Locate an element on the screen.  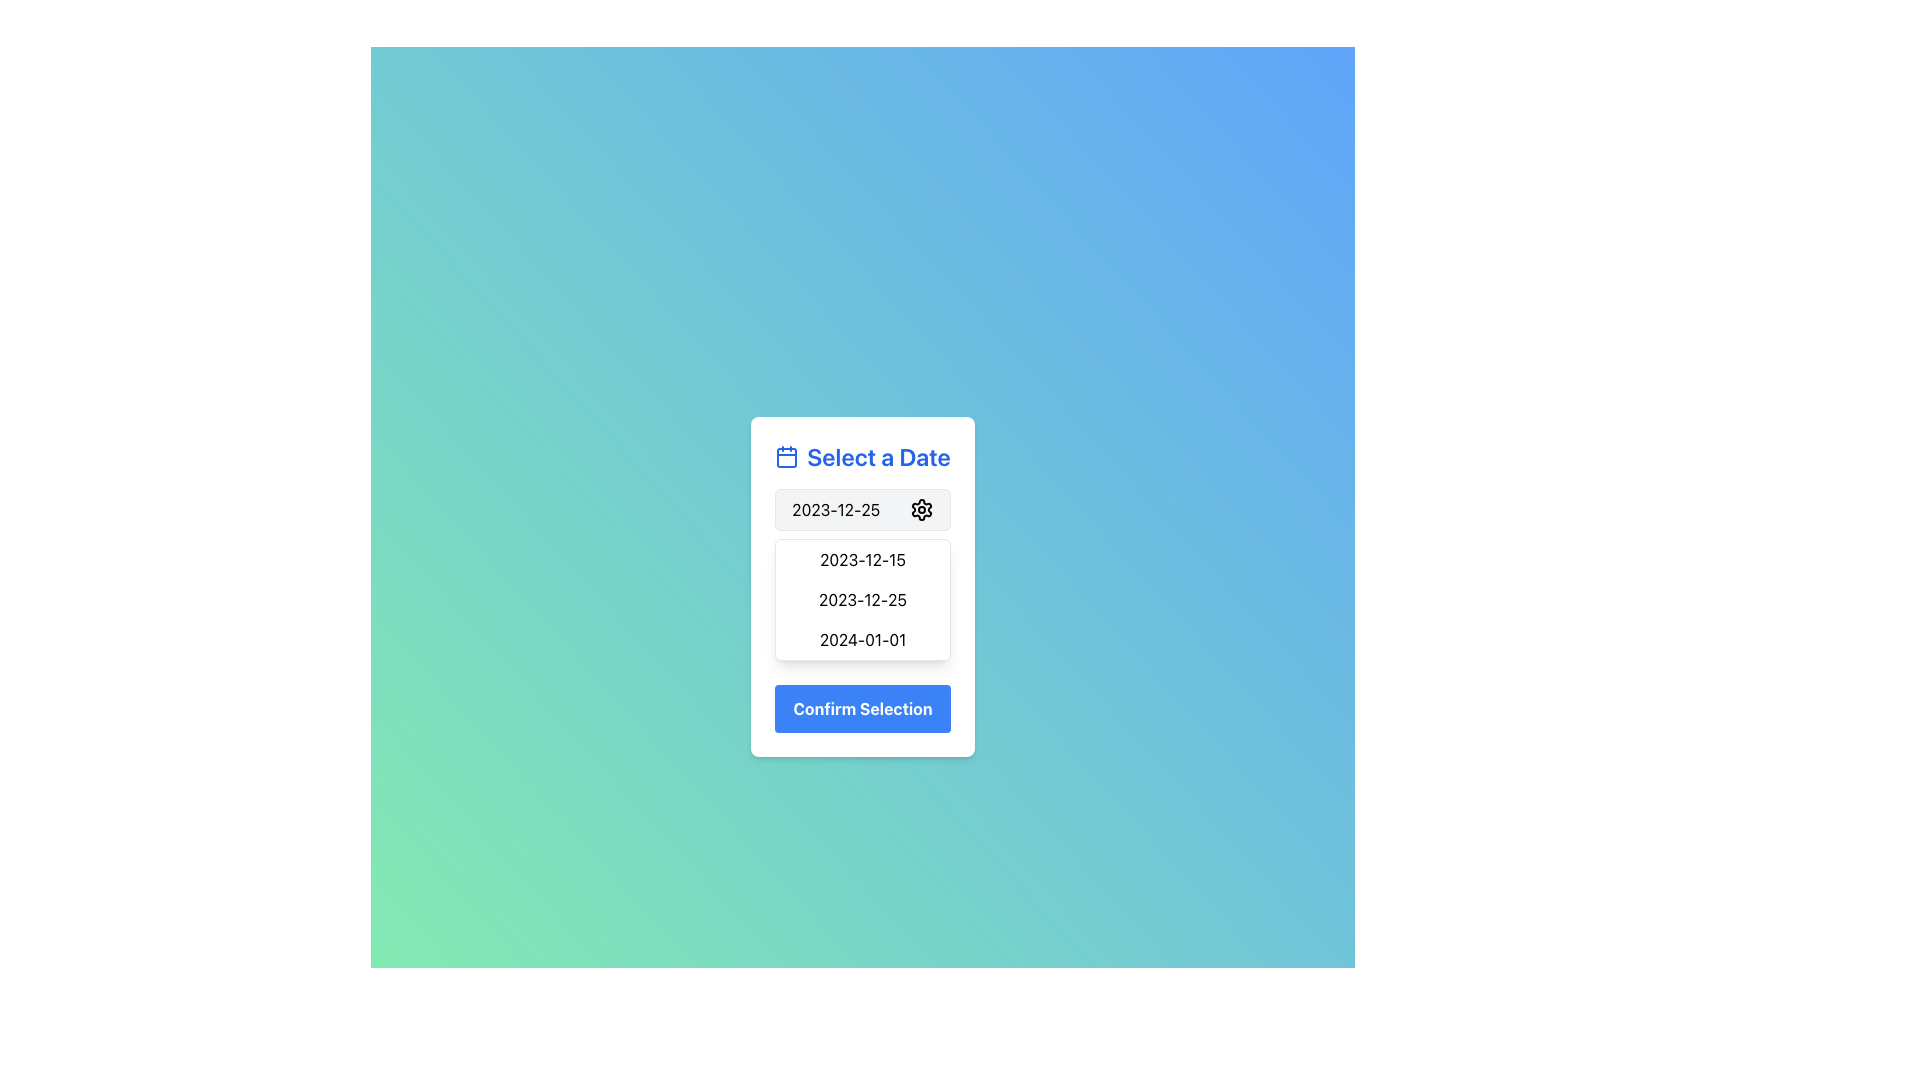
the settings icon located next to the date input field at the top of the dropdown interface is located at coordinates (920, 508).